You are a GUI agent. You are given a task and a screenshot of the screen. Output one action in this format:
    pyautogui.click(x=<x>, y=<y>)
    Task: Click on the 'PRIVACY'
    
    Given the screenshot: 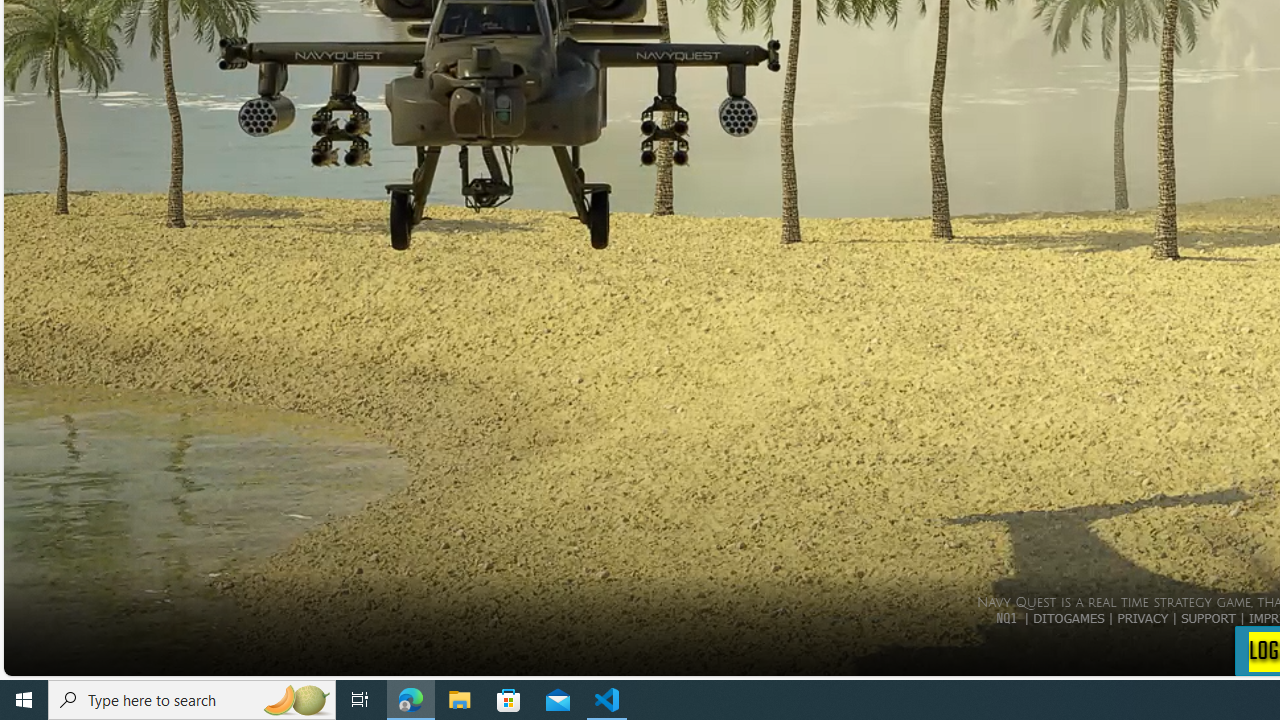 What is the action you would take?
    pyautogui.click(x=1143, y=616)
    